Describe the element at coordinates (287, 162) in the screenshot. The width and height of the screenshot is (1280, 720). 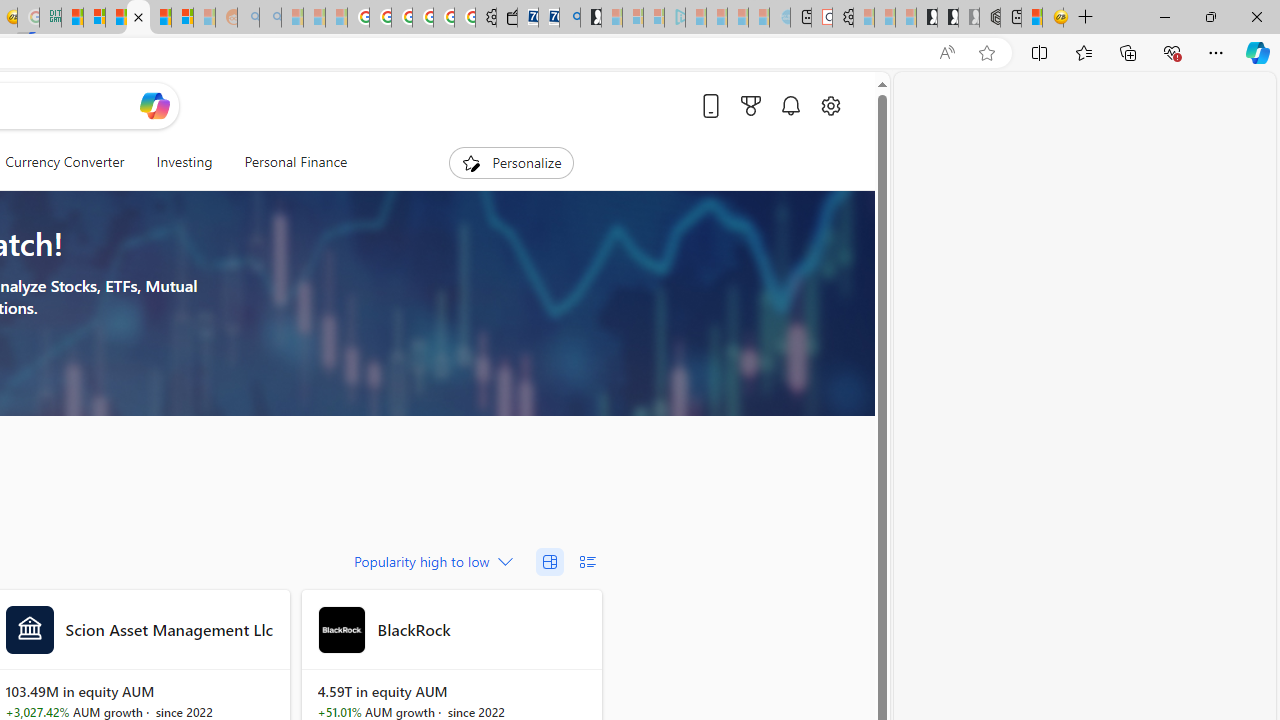
I see `'Personal Finance'` at that location.